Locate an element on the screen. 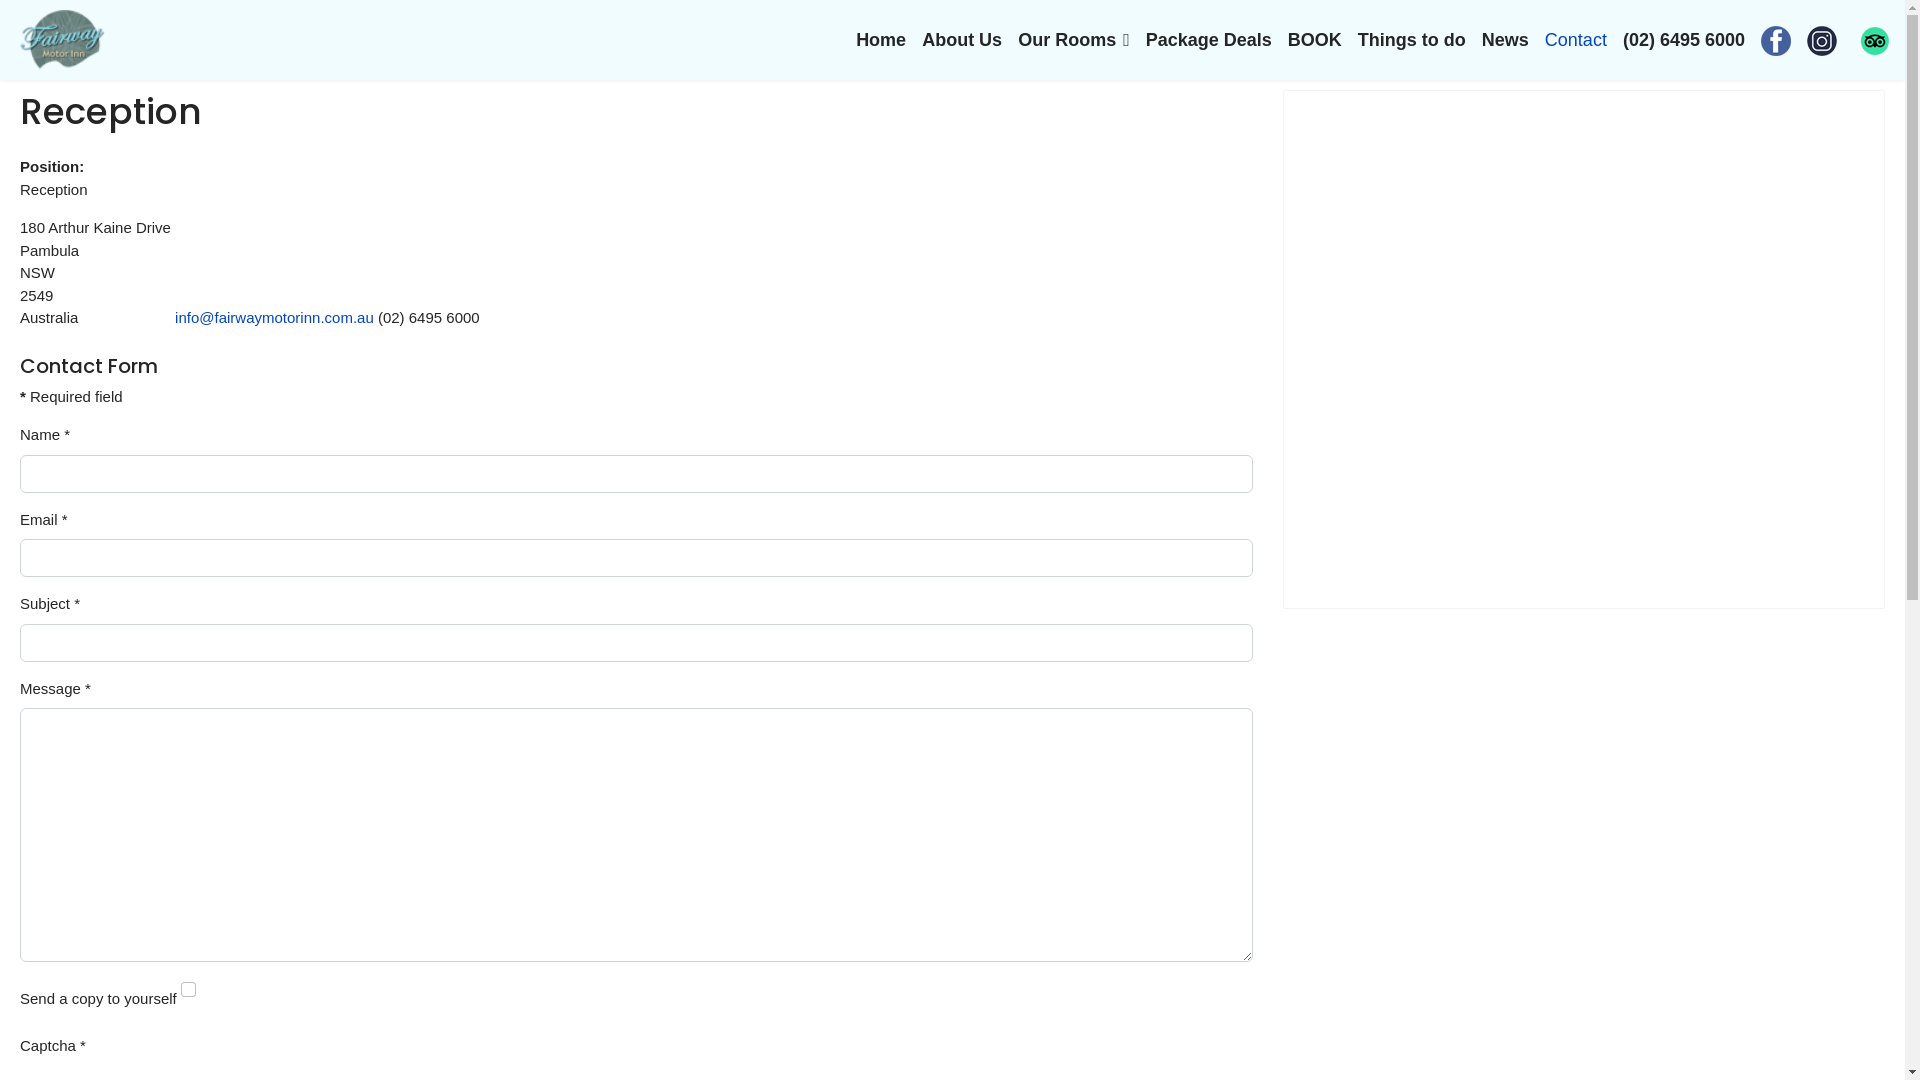  'Things to do' is located at coordinates (1410, 39).